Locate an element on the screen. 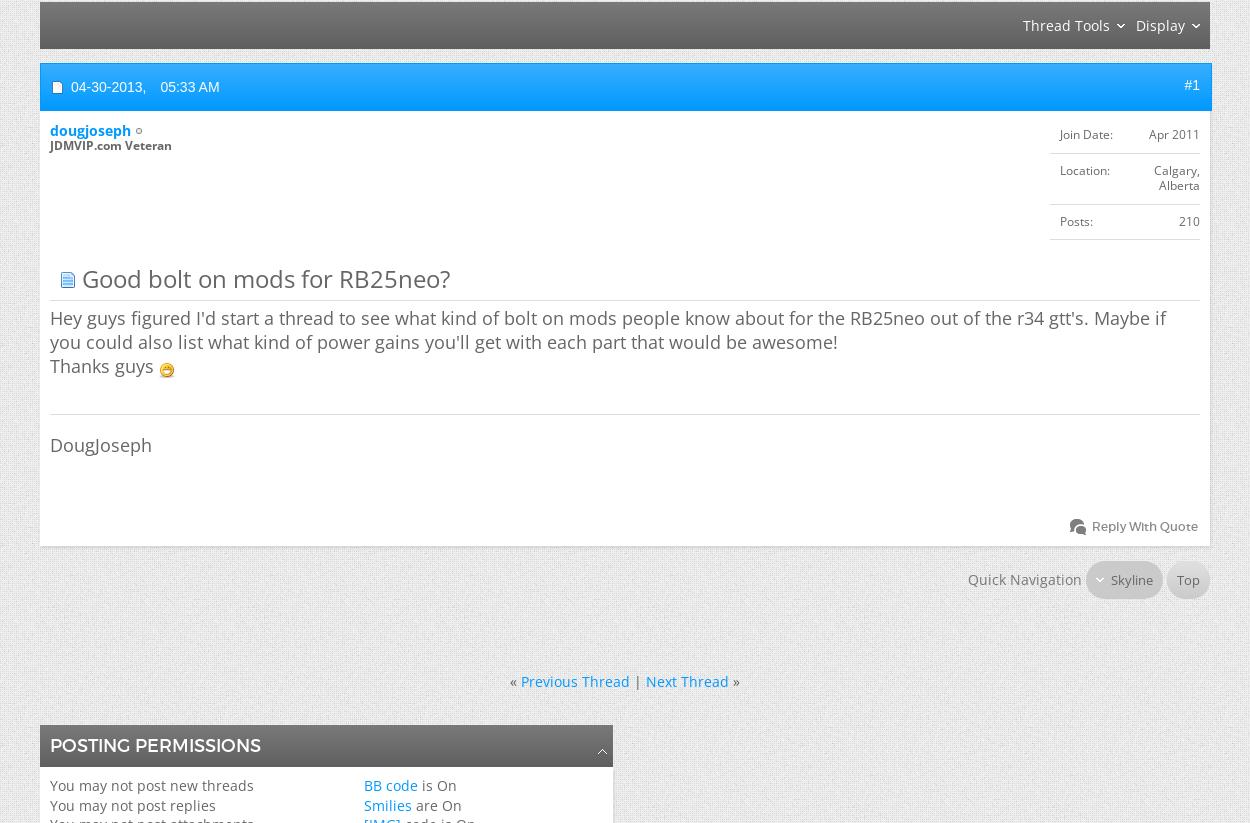 This screenshot has width=1250, height=823. 'are' is located at coordinates (427, 804).